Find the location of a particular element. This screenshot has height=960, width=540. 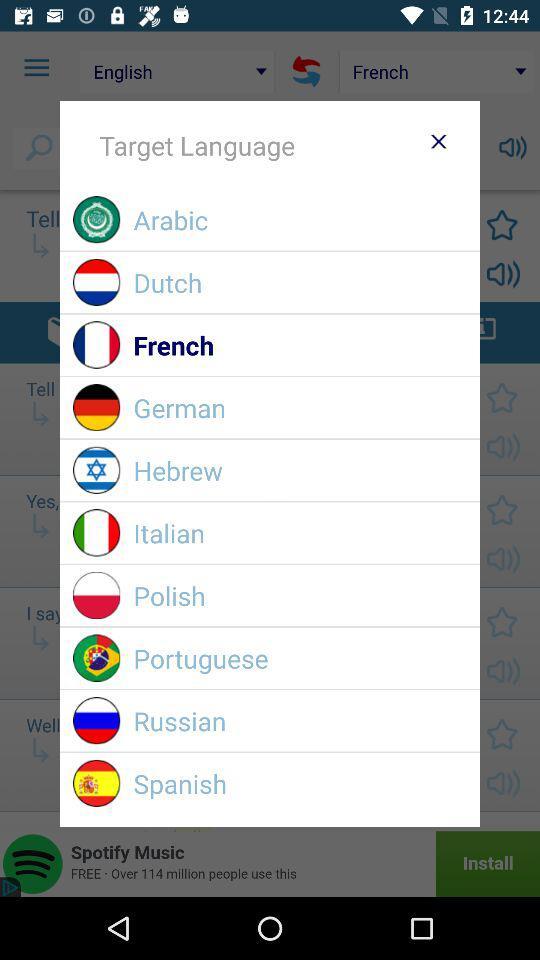

language widget is located at coordinates (437, 140).